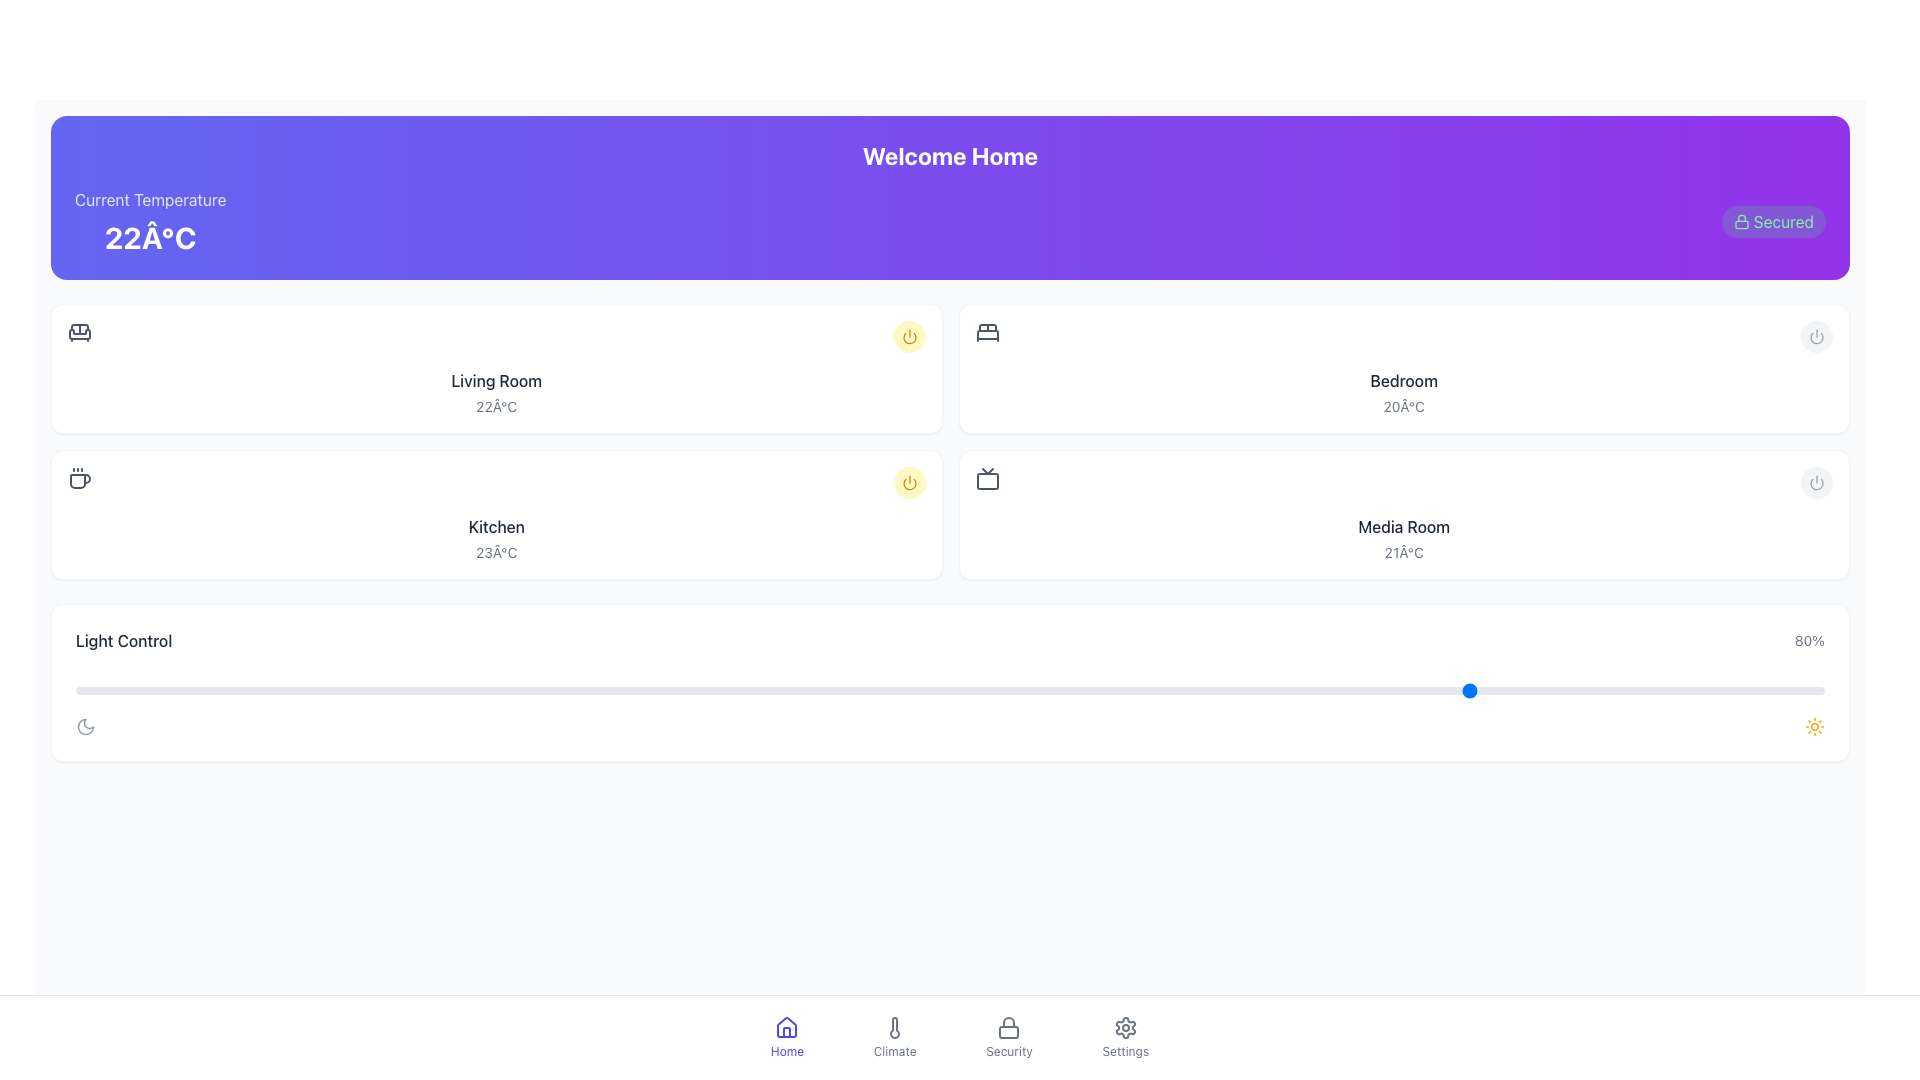 Image resolution: width=1920 pixels, height=1080 pixels. Describe the element at coordinates (233, 689) in the screenshot. I see `the slider` at that location.